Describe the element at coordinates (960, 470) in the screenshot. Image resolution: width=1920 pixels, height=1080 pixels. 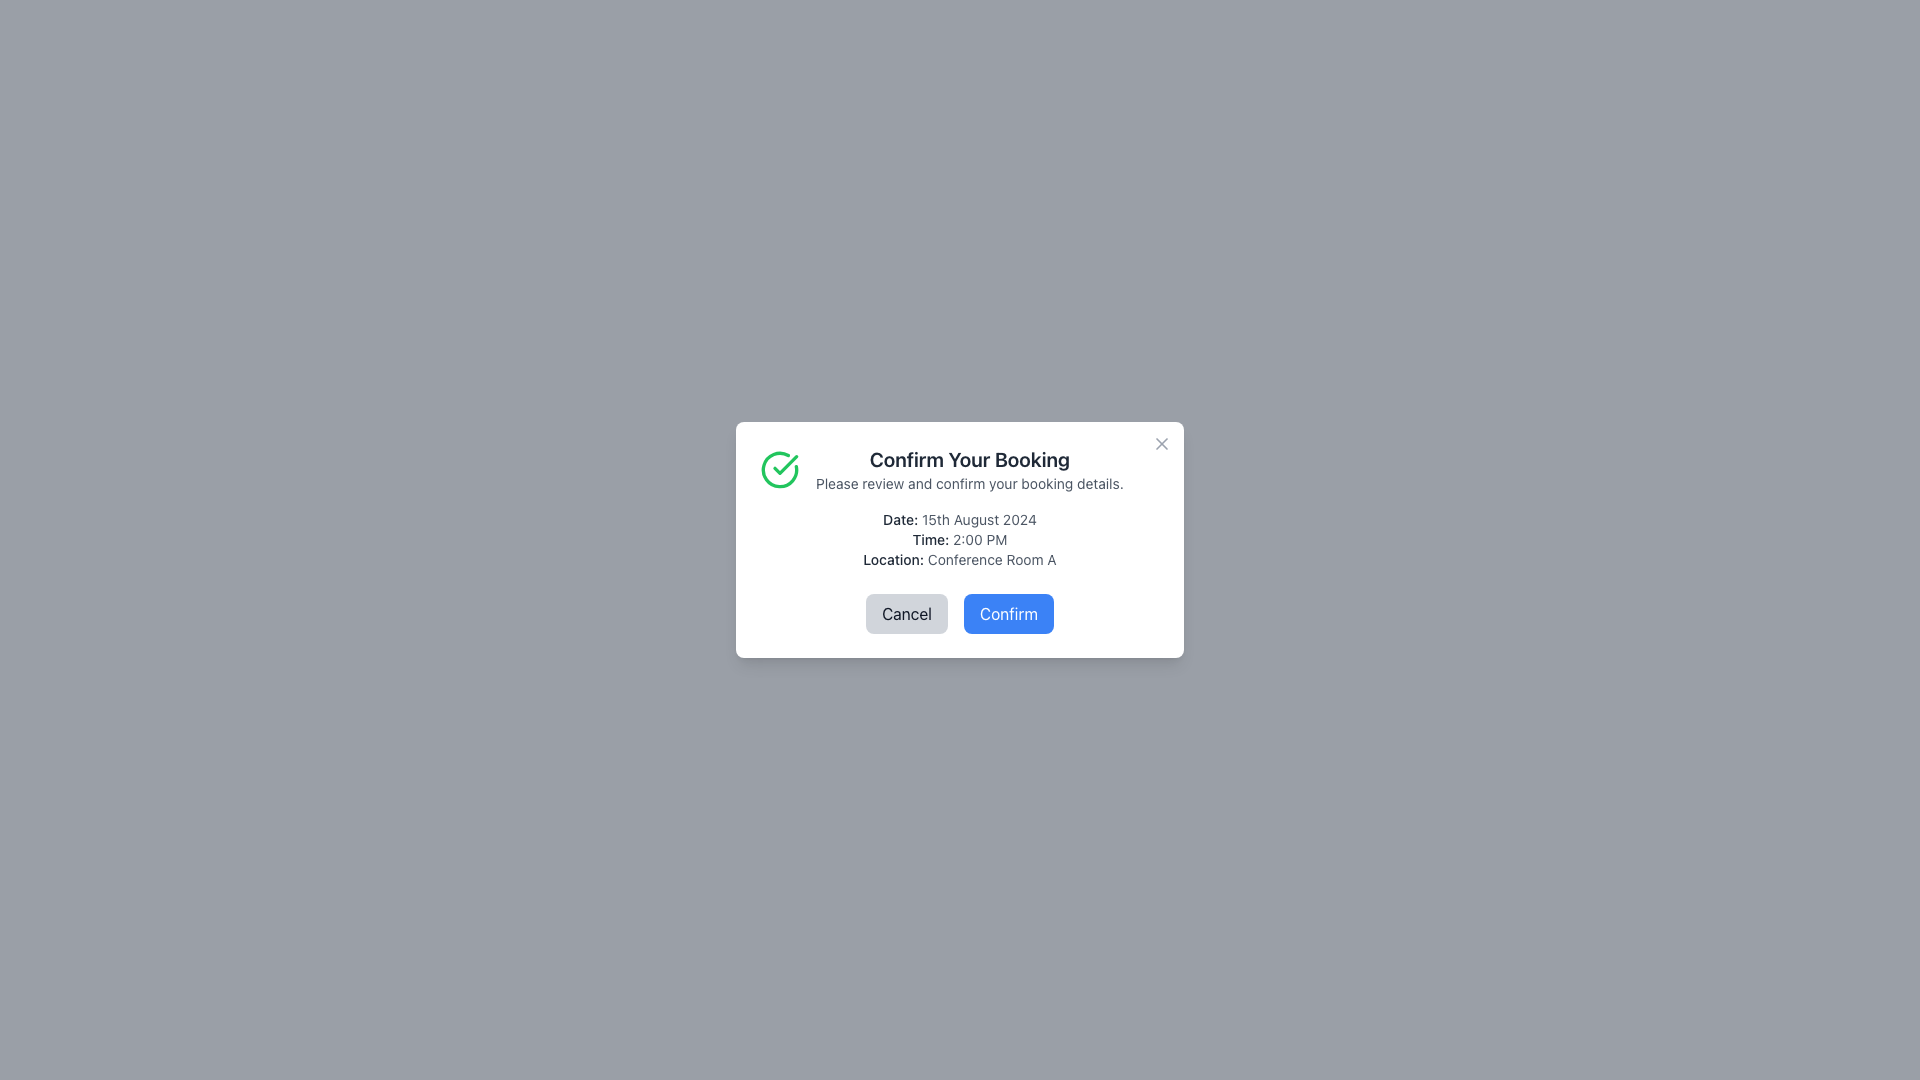
I see `title of the text with icon element located at the top of the white modal dialog box, which provides information about confirming a booking` at that location.